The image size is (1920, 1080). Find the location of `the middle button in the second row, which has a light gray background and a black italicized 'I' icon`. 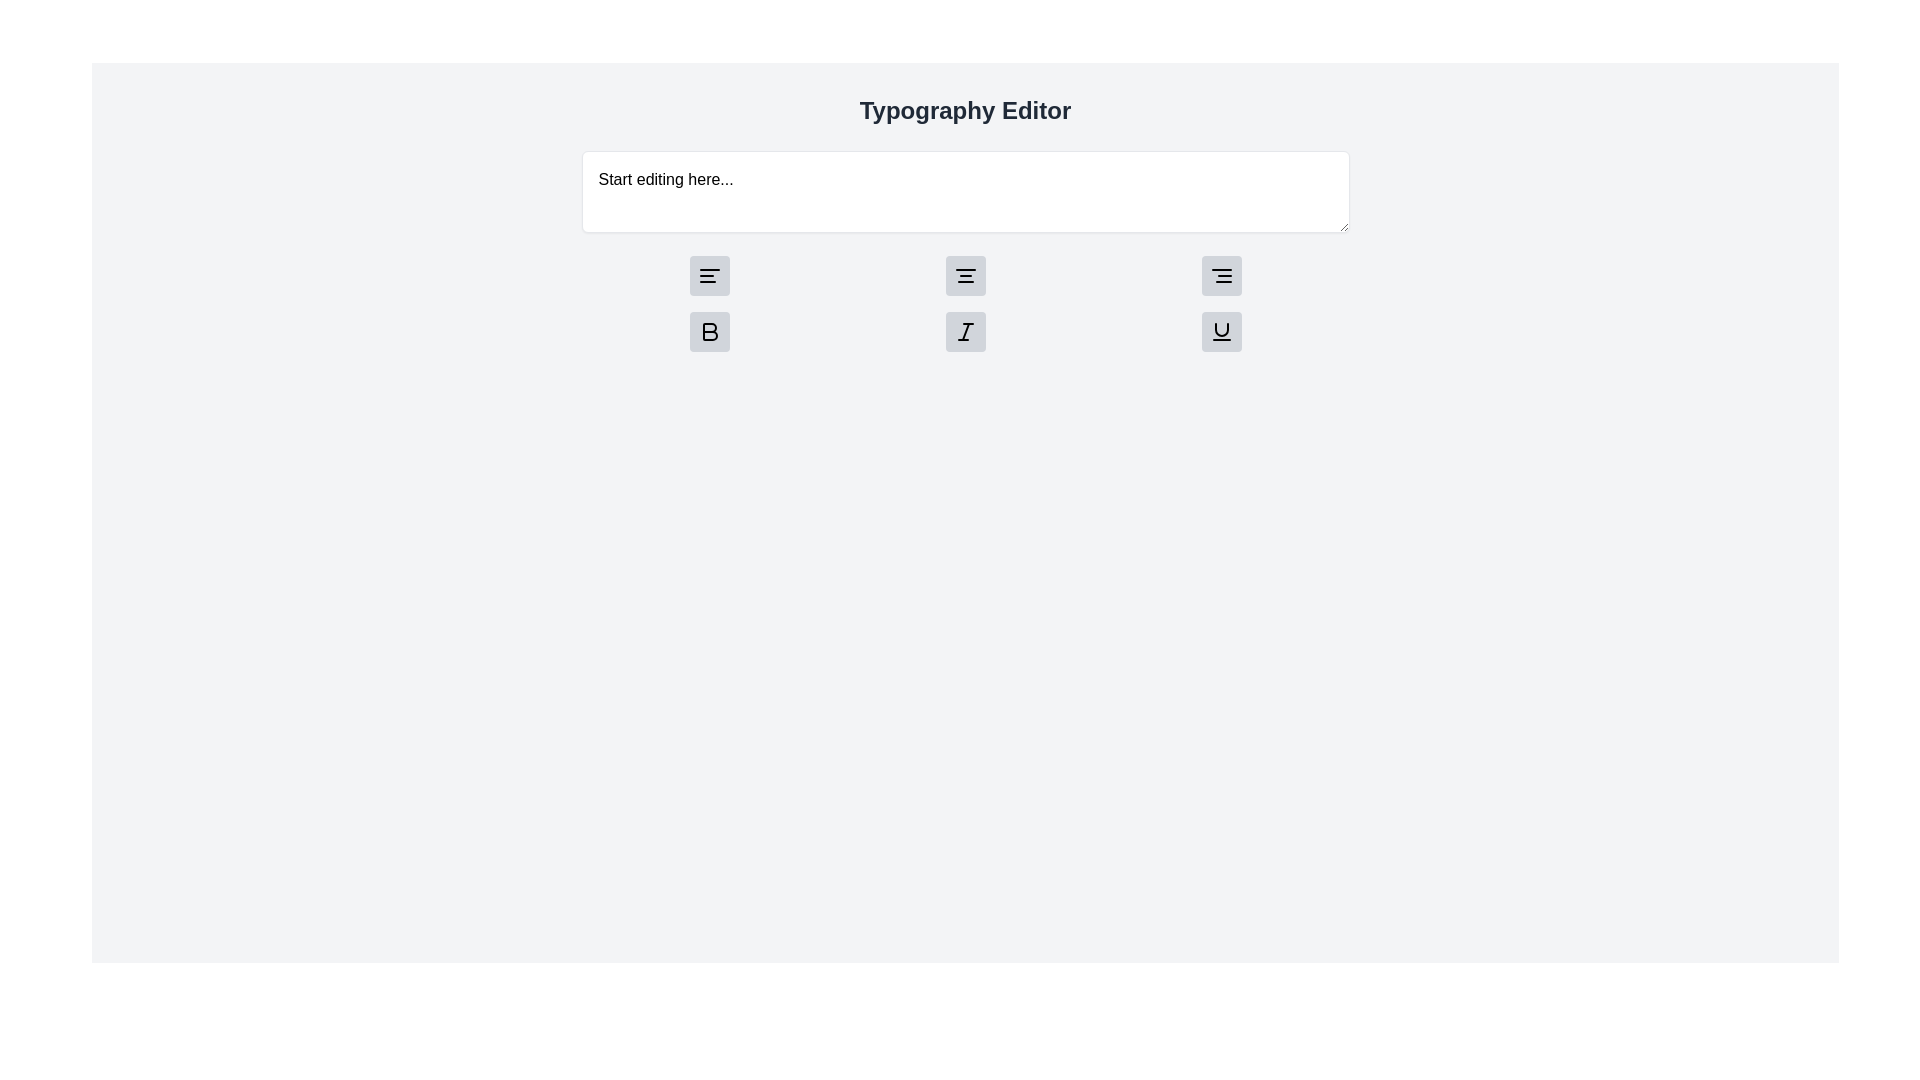

the middle button in the second row, which has a light gray background and a black italicized 'I' icon is located at coordinates (965, 330).